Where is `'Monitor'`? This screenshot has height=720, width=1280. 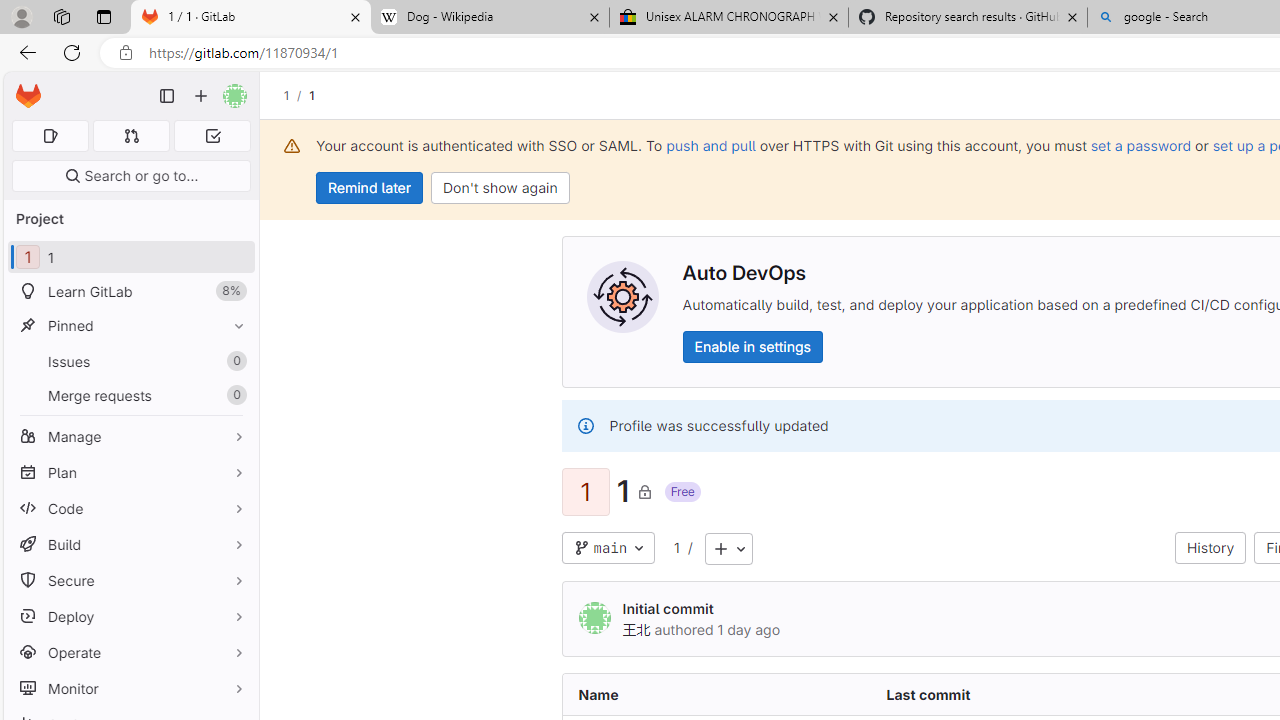
'Monitor' is located at coordinates (130, 687).